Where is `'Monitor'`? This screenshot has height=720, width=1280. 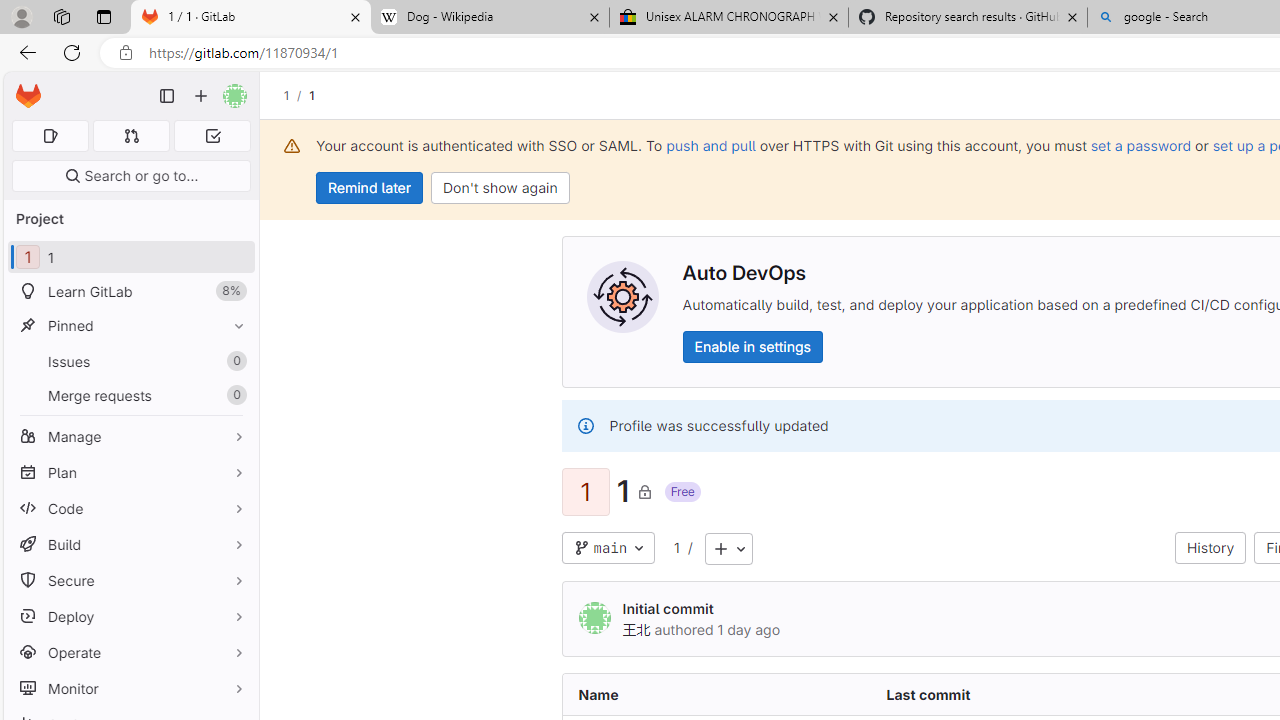
'Monitor' is located at coordinates (130, 687).